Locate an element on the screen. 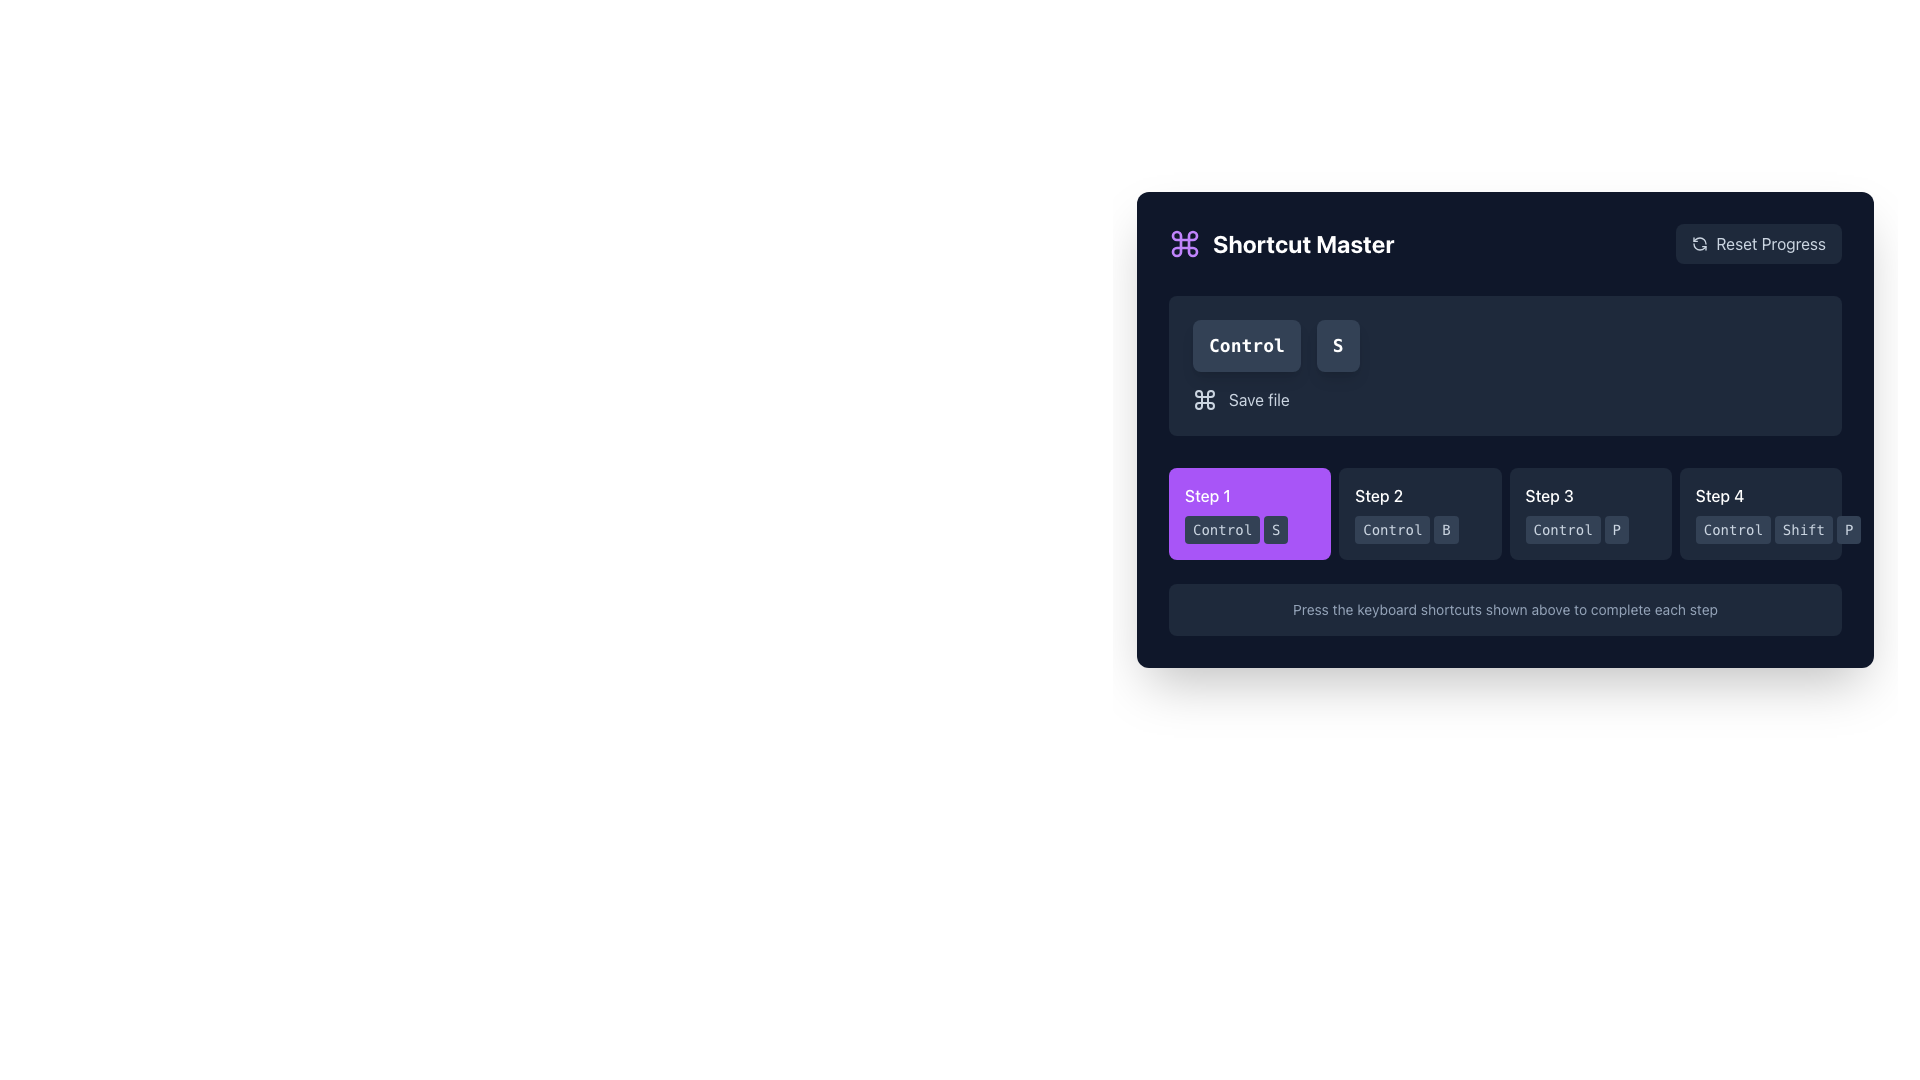 The width and height of the screenshot is (1920, 1080). the 'Shift' button-like label, which is a small, rounded rectangle with a dark slate-gray background and light gray text, located in the bottom-right area of the 'Shortcut Master' panel is located at coordinates (1803, 528).